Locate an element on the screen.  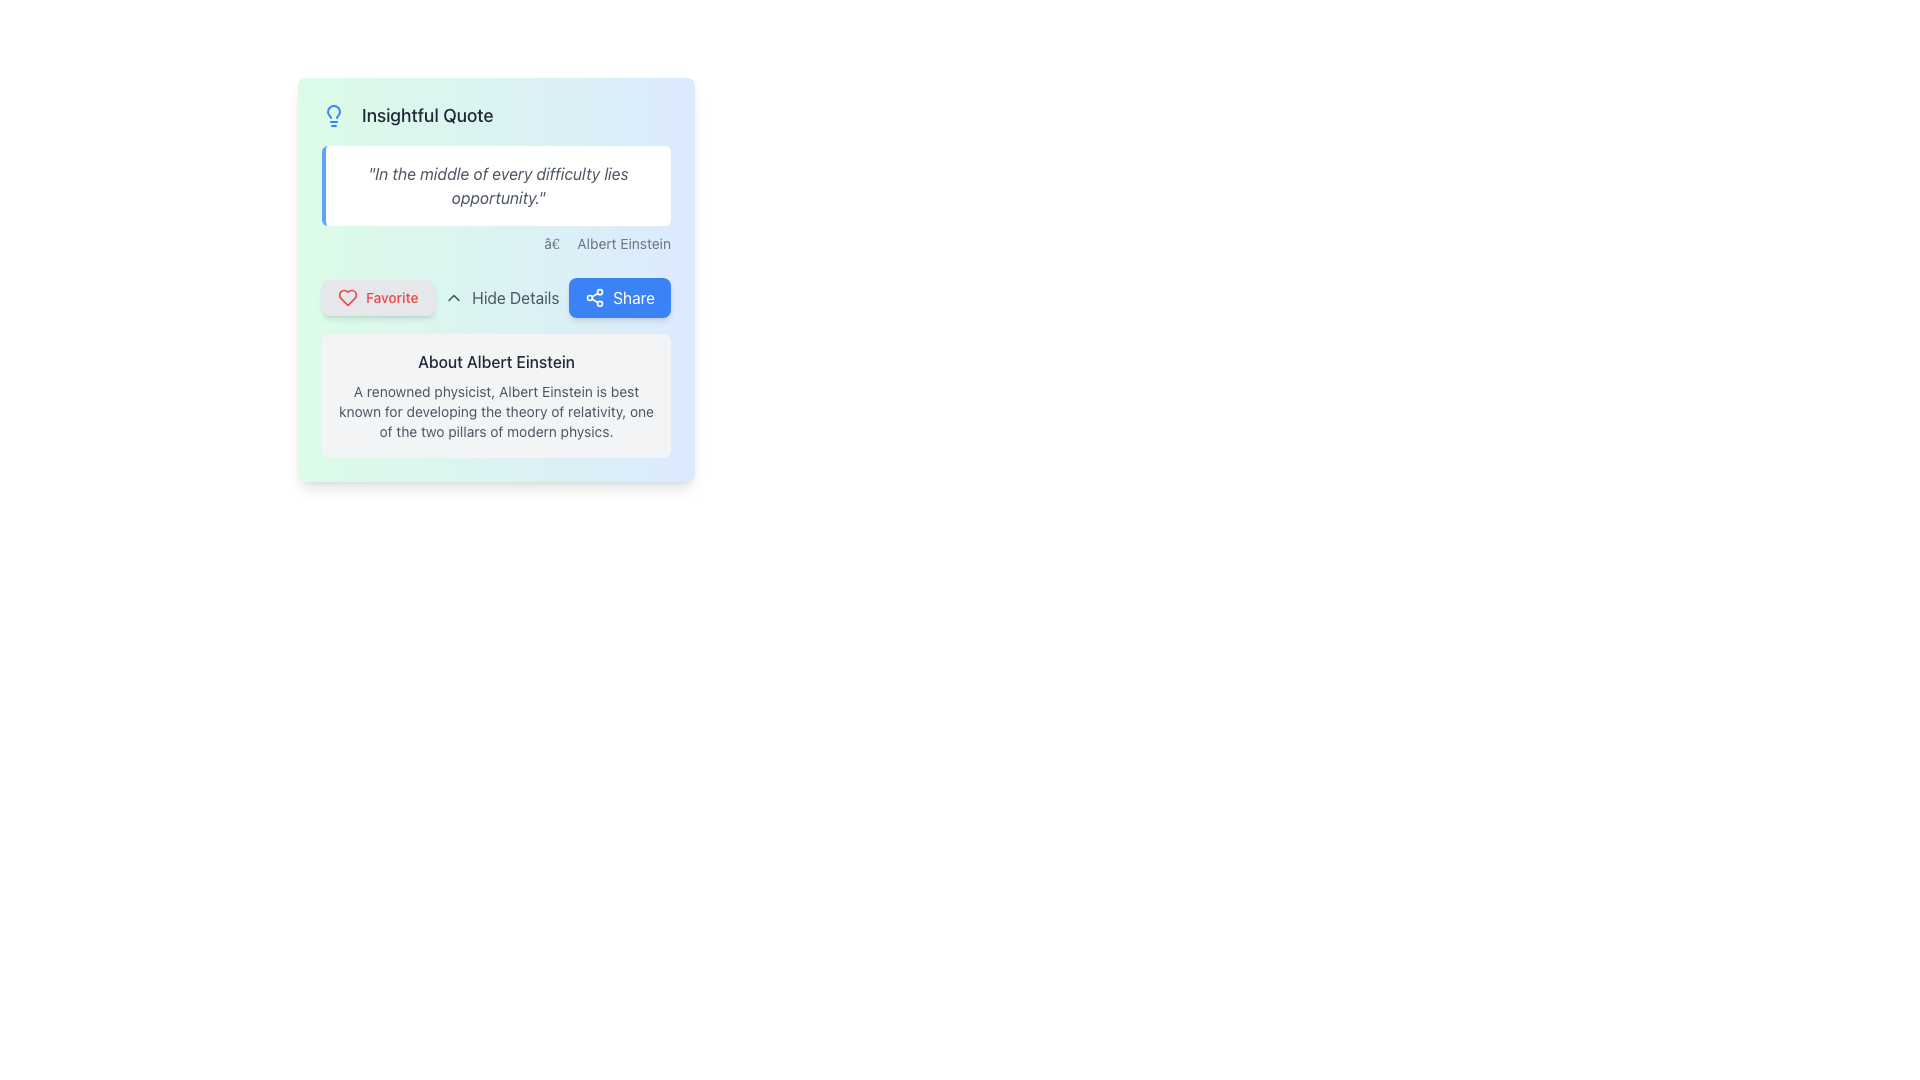
the 'Favorite' icon, which is represented by a button labeled 'Favorite' located on the left among three options below the quote text field is located at coordinates (347, 297).